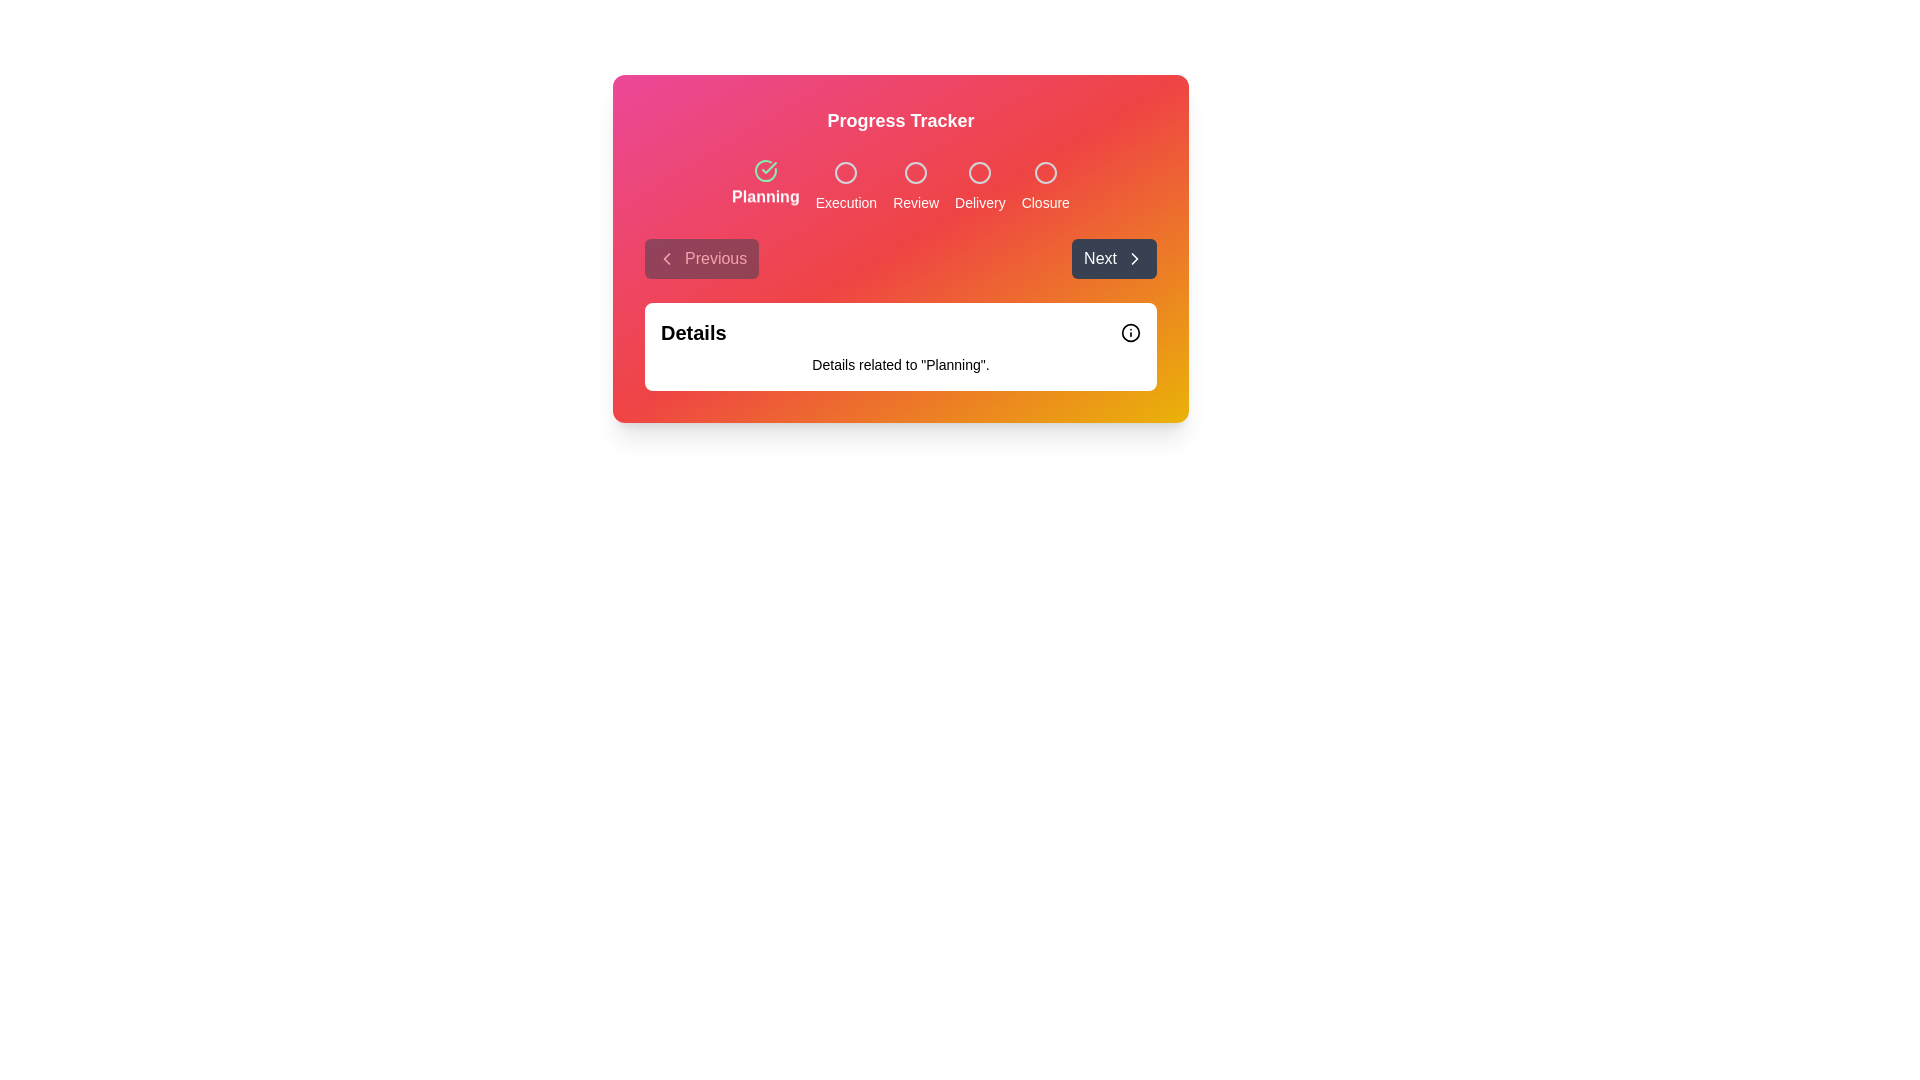 The width and height of the screenshot is (1920, 1080). I want to click on the right-facing chevron arrow icon styled in a white stroke on a dark 'Next' button located towards the right of the central UI section, so click(1134, 257).